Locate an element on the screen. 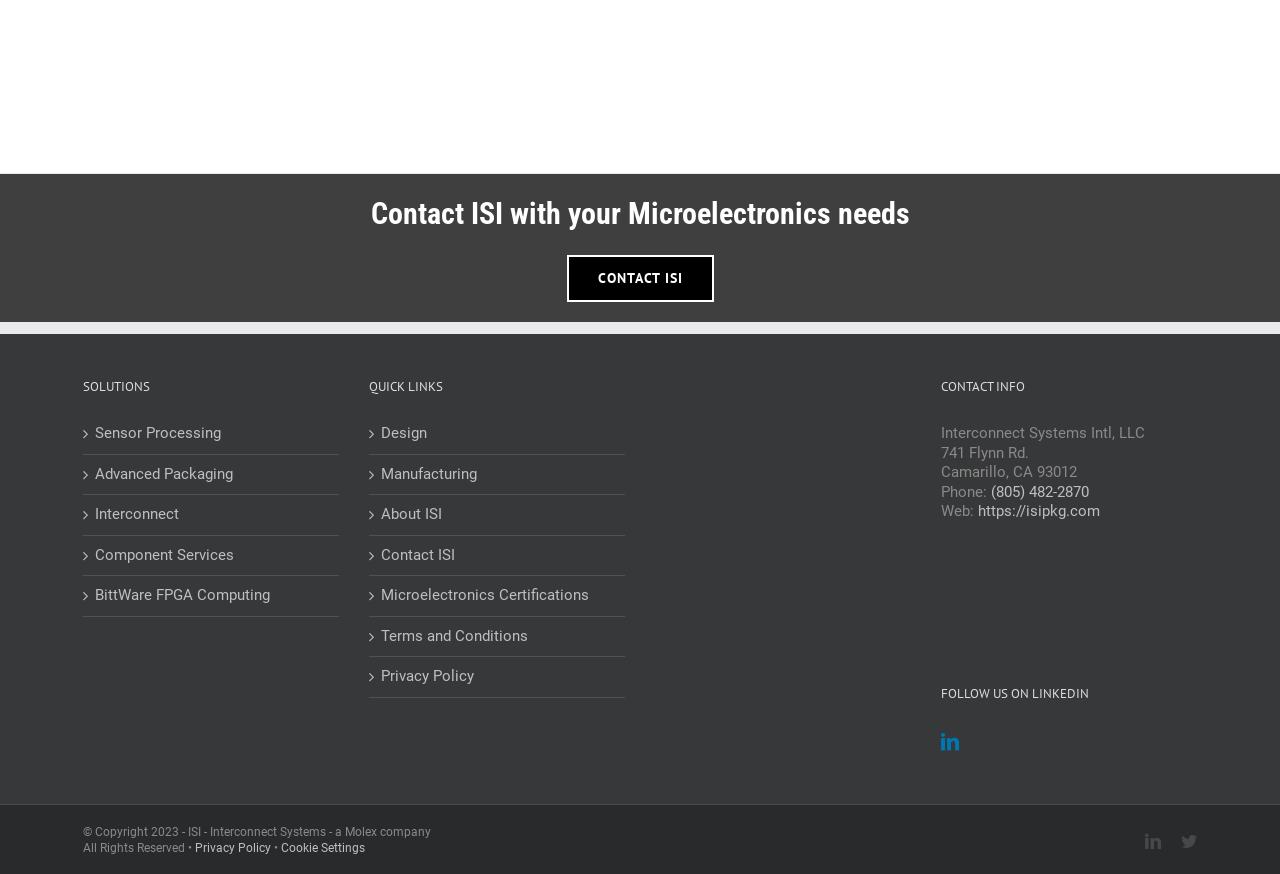 The image size is (1280, 874). 'Terms and Conditions' is located at coordinates (453, 633).